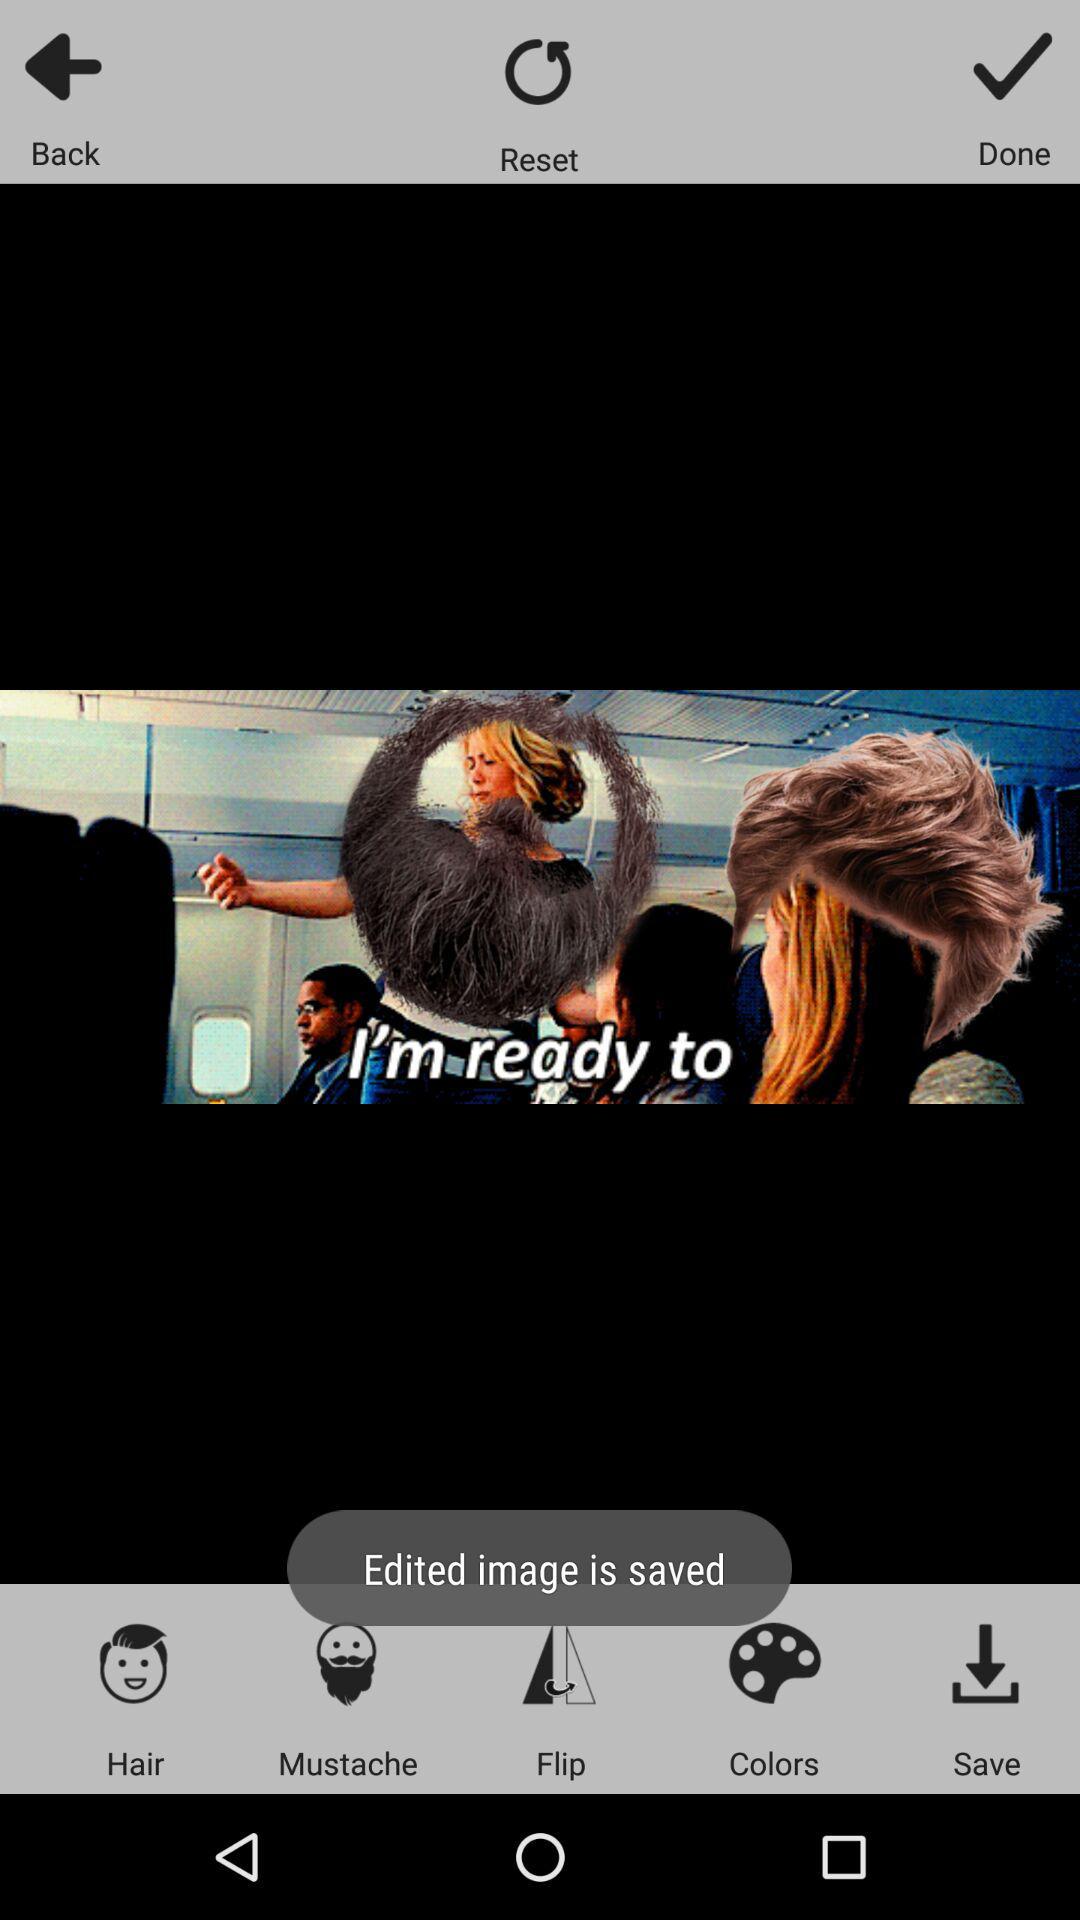 This screenshot has width=1080, height=1920. Describe the element at coordinates (135, 1662) in the screenshot. I see `hair` at that location.